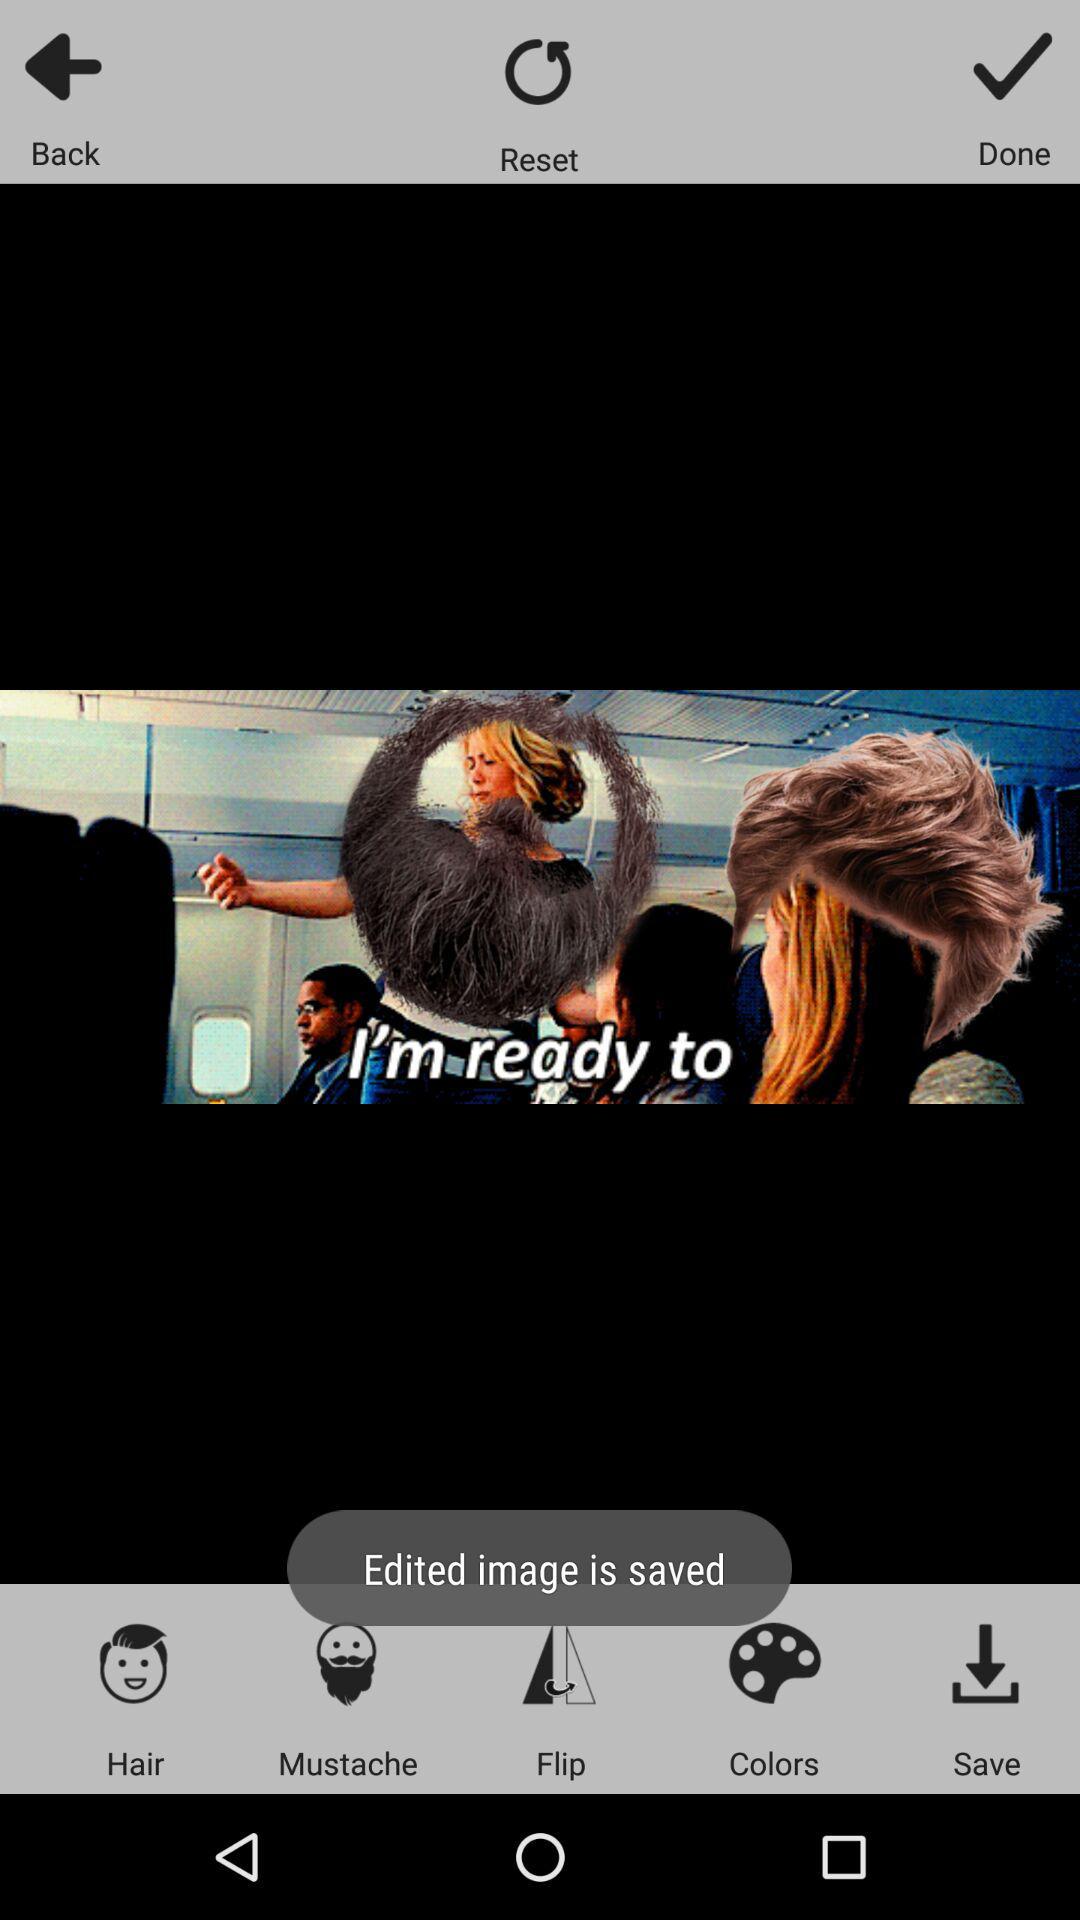 This screenshot has width=1080, height=1920. Describe the element at coordinates (135, 1662) in the screenshot. I see `hair` at that location.